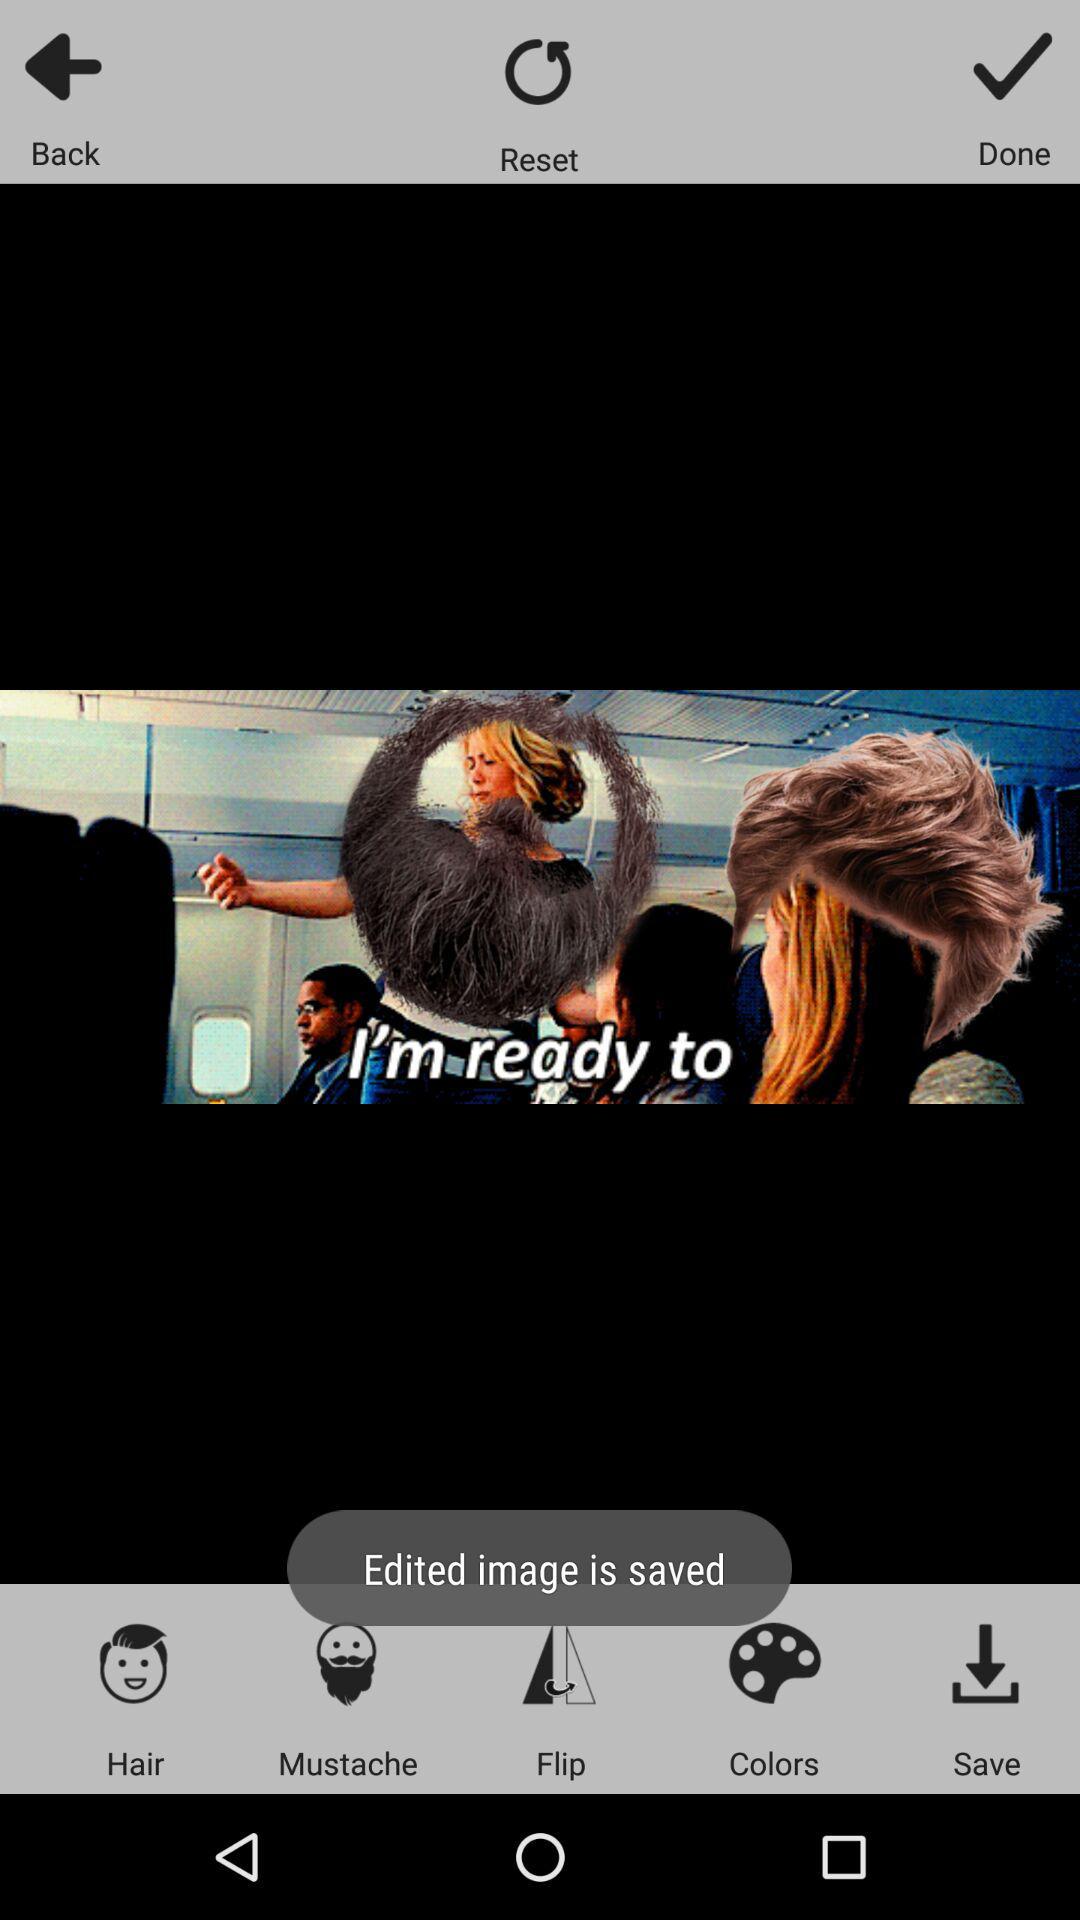 This screenshot has width=1080, height=1920. Describe the element at coordinates (135, 1662) in the screenshot. I see `hair` at that location.